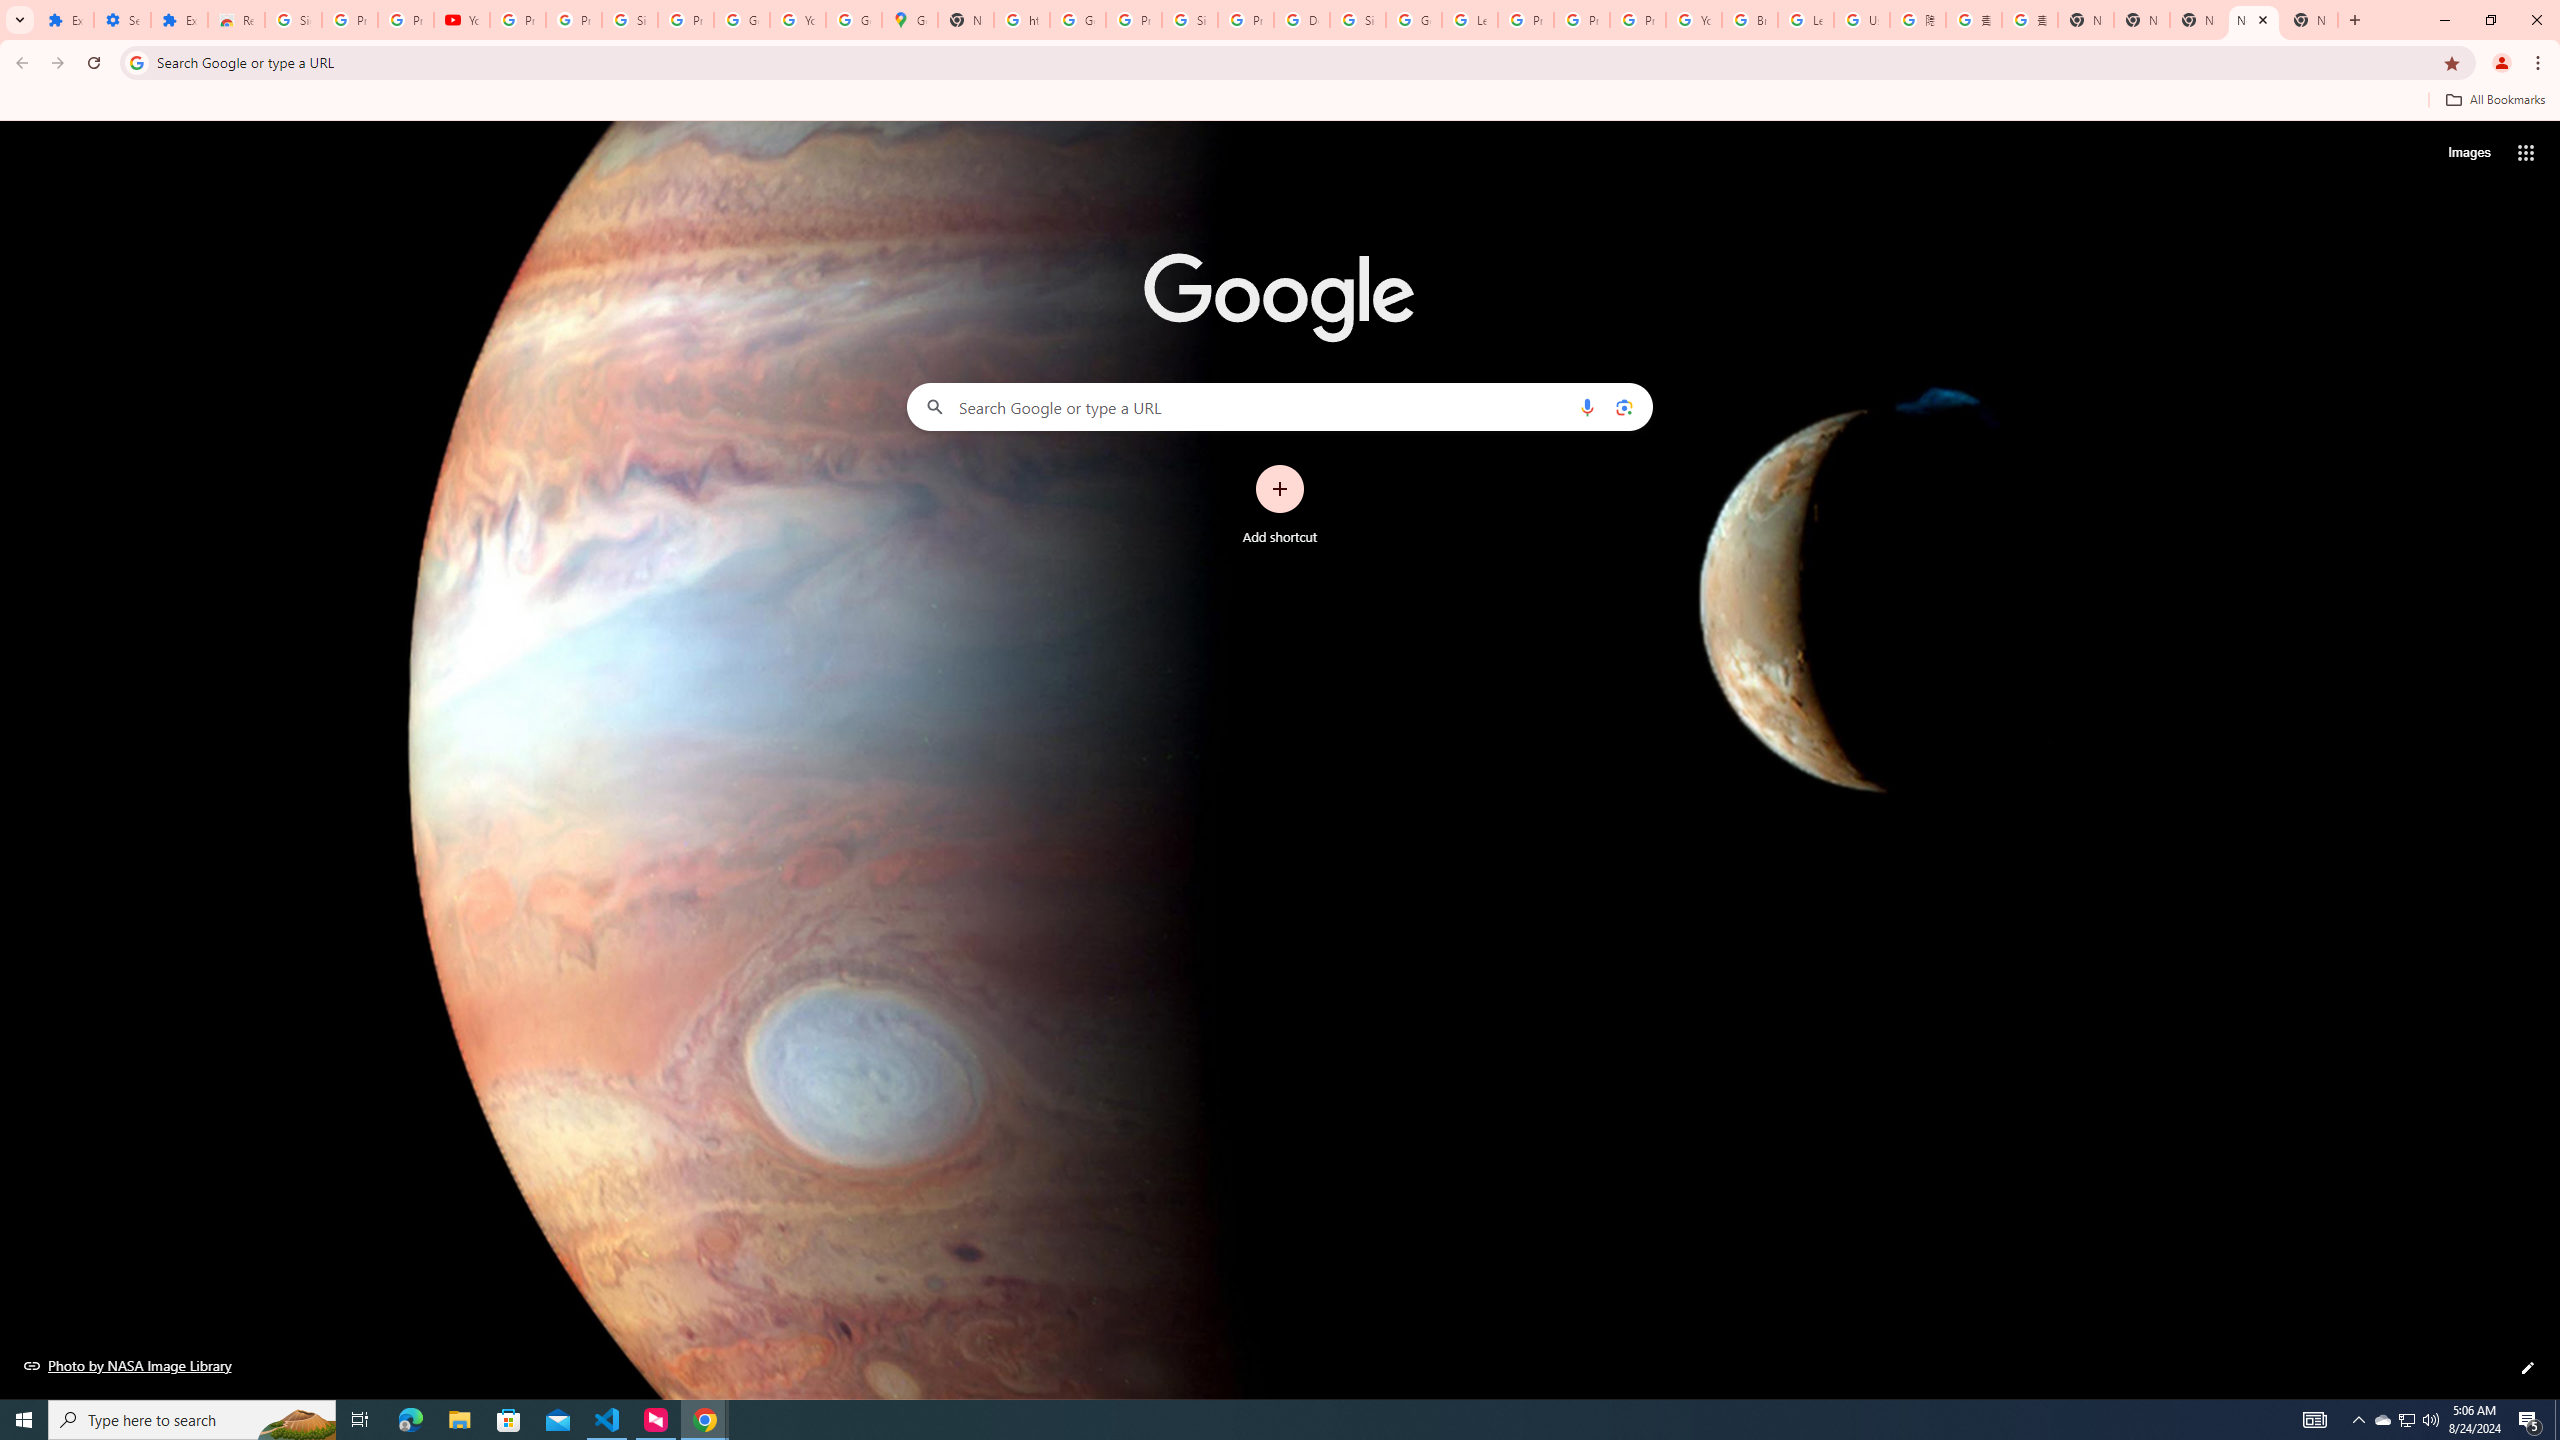 The width and height of the screenshot is (2560, 1440). What do you see at coordinates (236, 19) in the screenshot?
I see `'Reviews: Helix Fruit Jump Arcade Game'` at bounding box center [236, 19].